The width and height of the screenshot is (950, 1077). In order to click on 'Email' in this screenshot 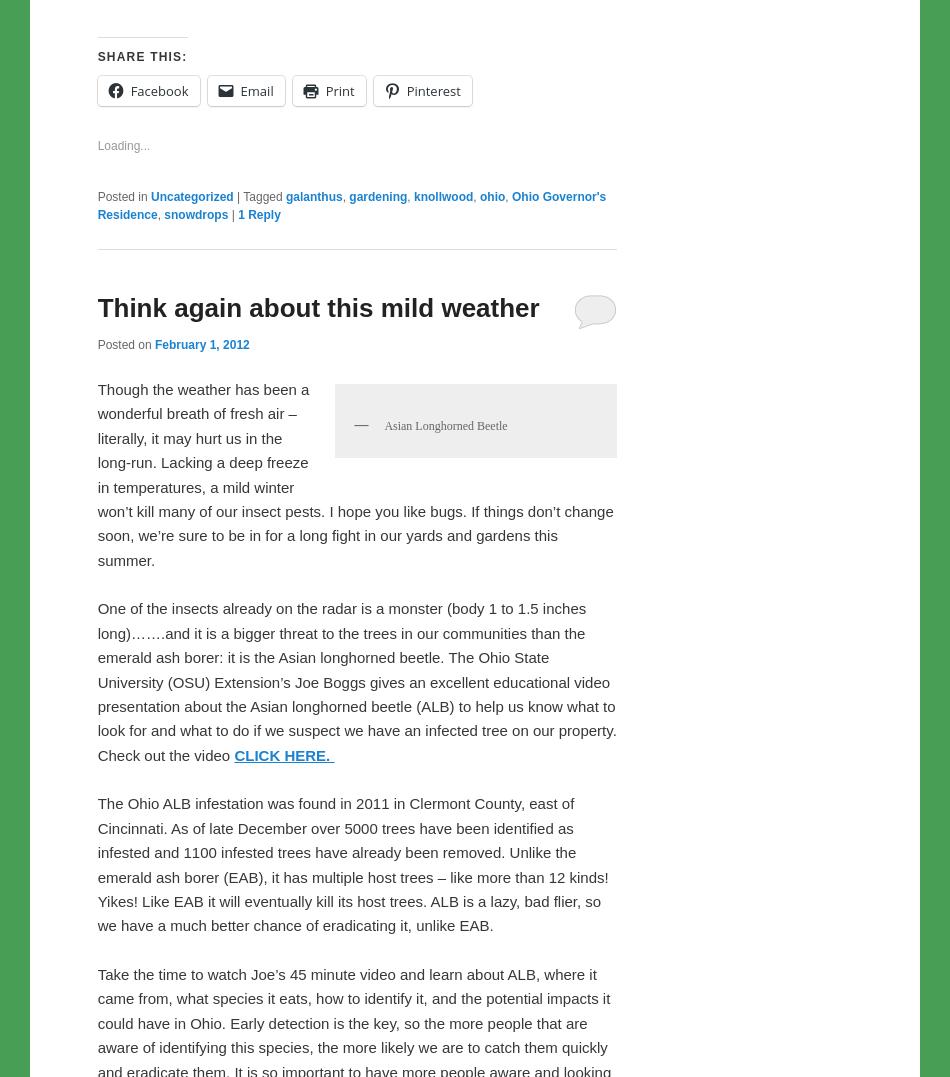, I will do `click(255, 139)`.